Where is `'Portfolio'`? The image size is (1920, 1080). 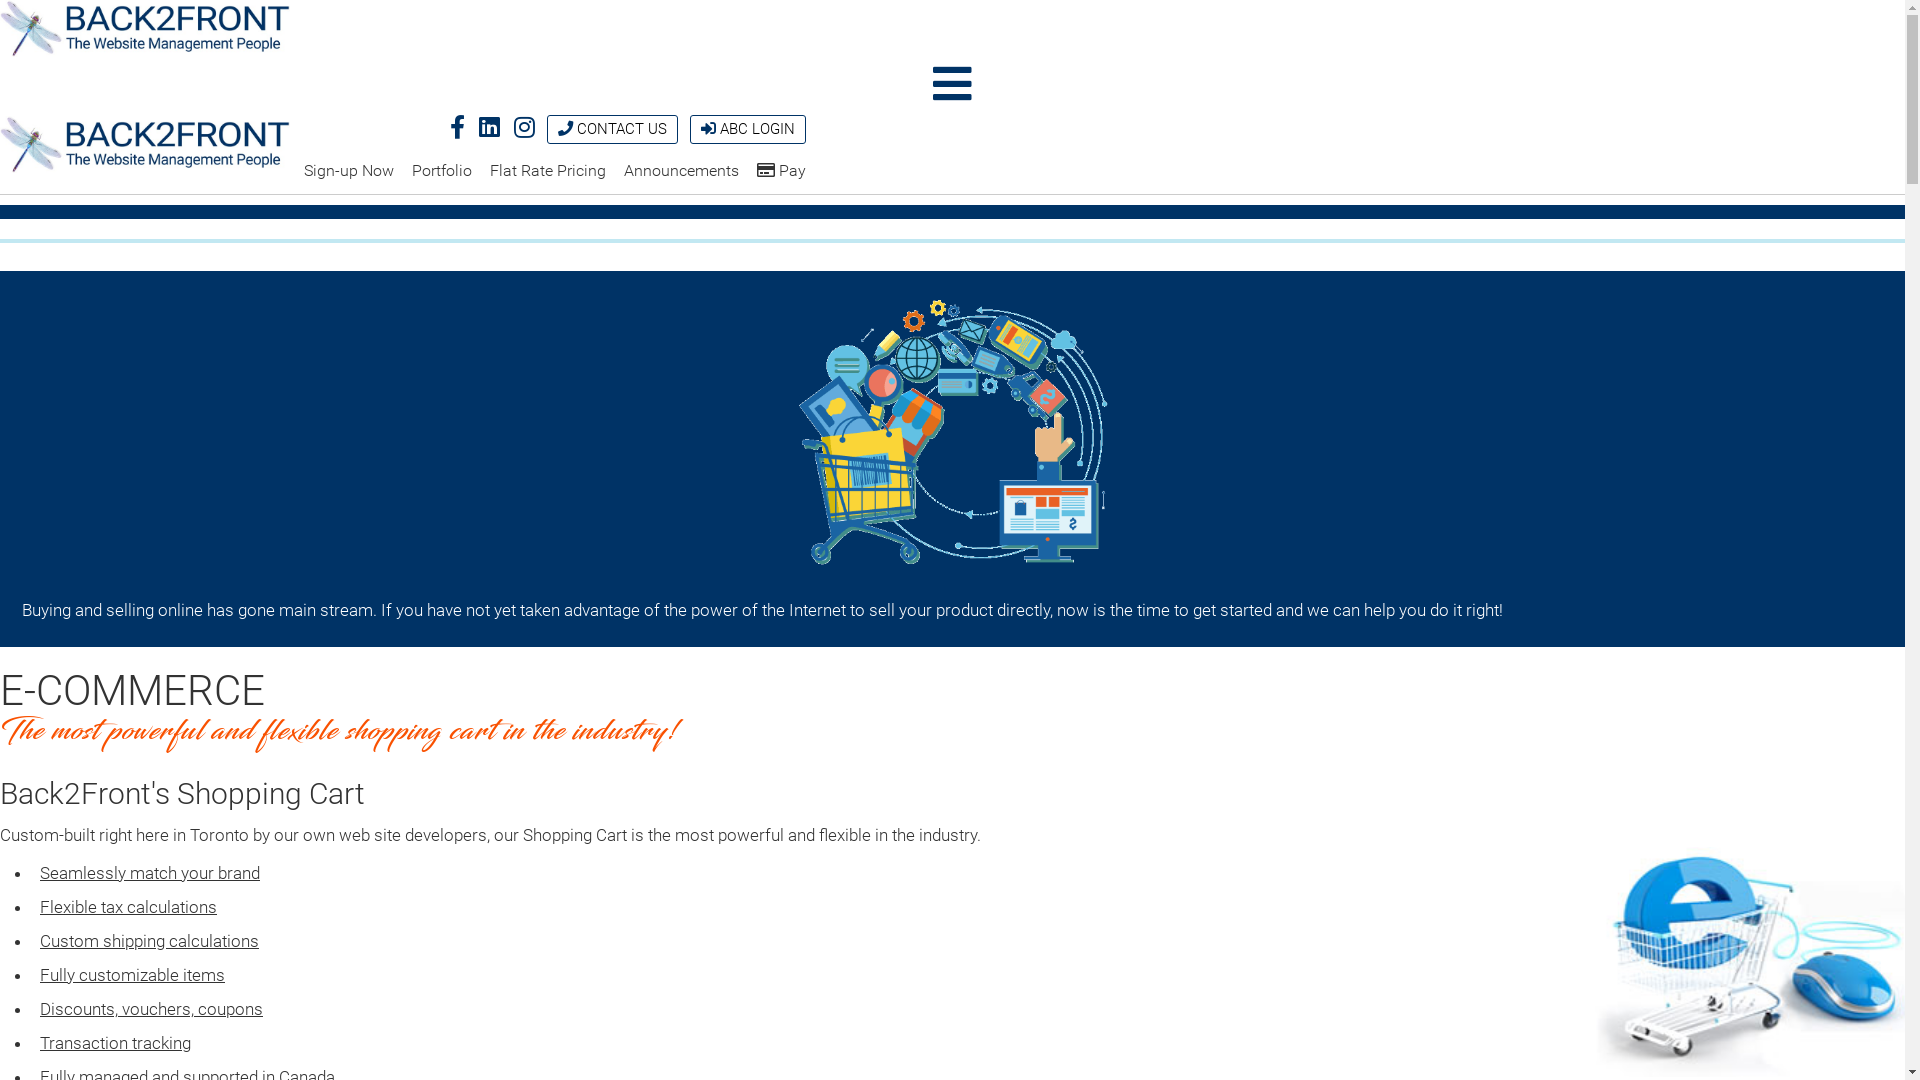
'Portfolio' is located at coordinates (440, 169).